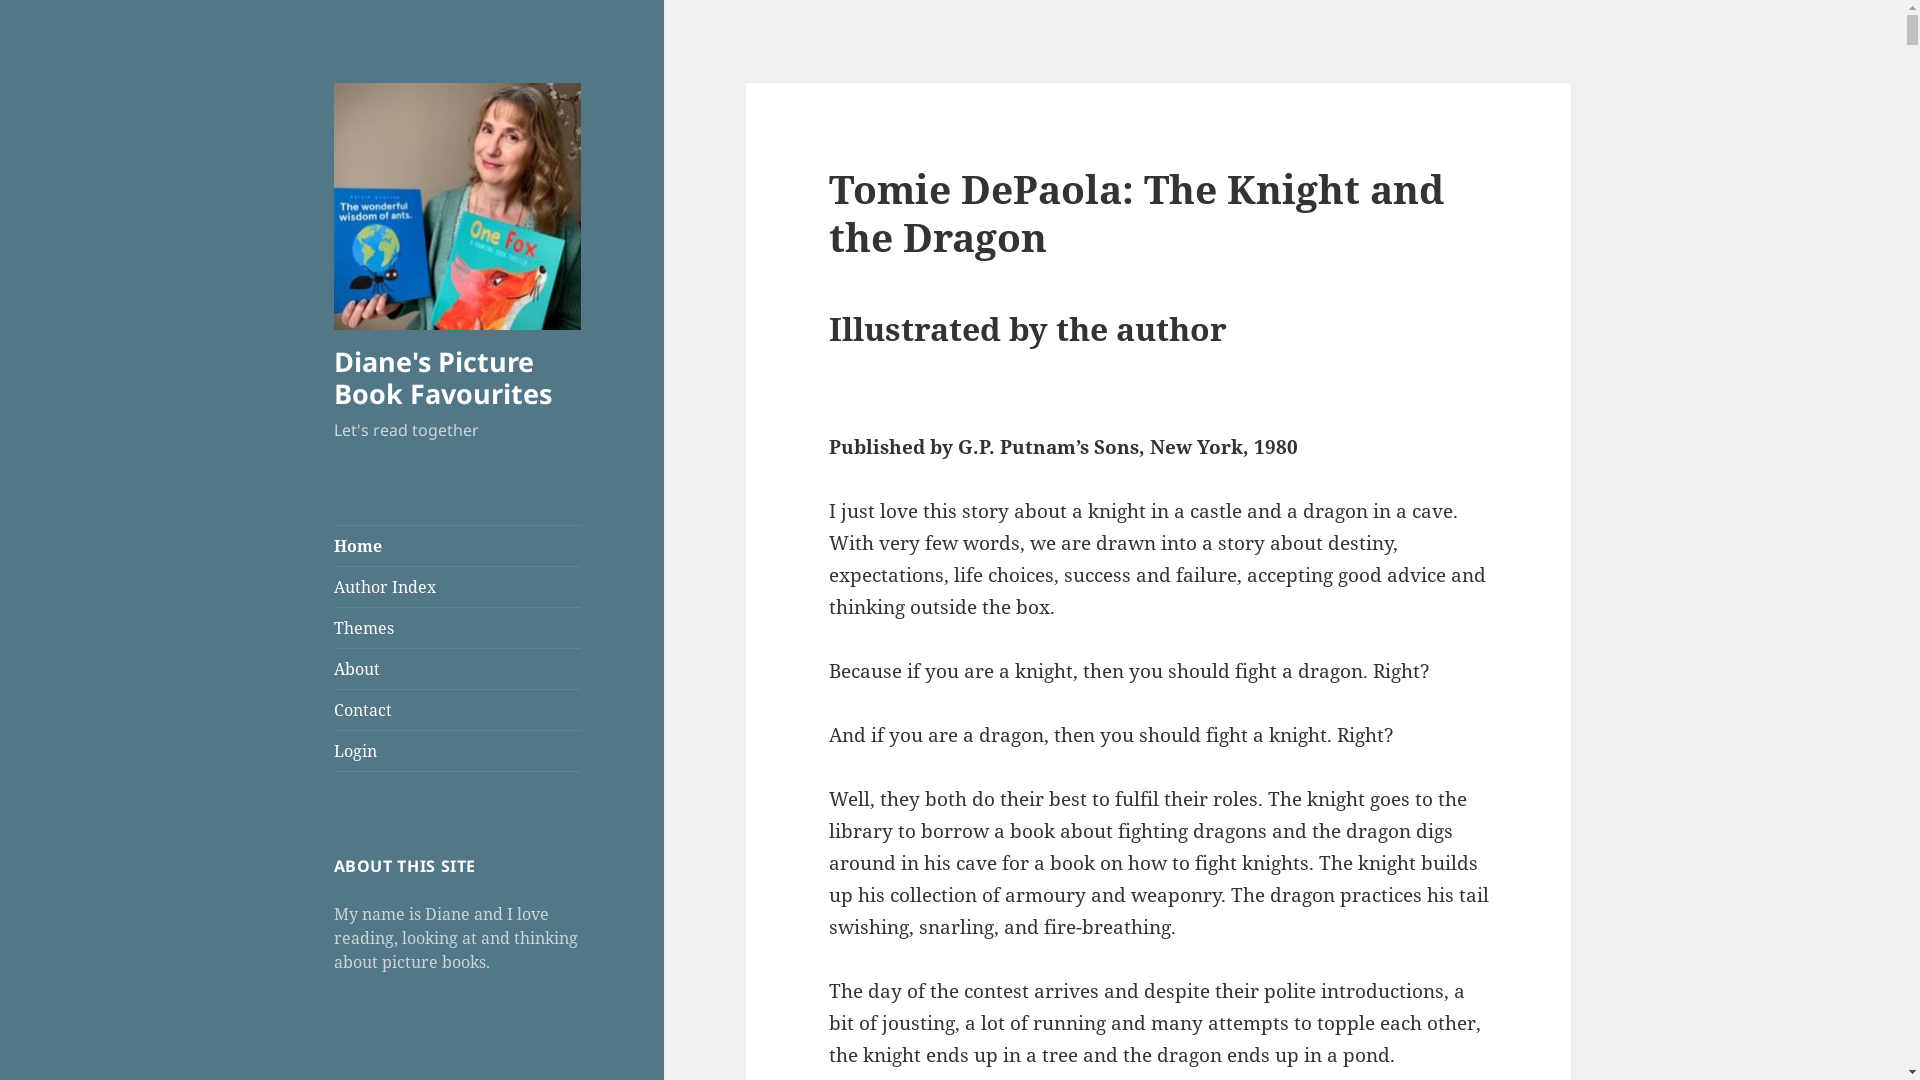 This screenshot has height=1080, width=1920. I want to click on 'Login', so click(456, 751).